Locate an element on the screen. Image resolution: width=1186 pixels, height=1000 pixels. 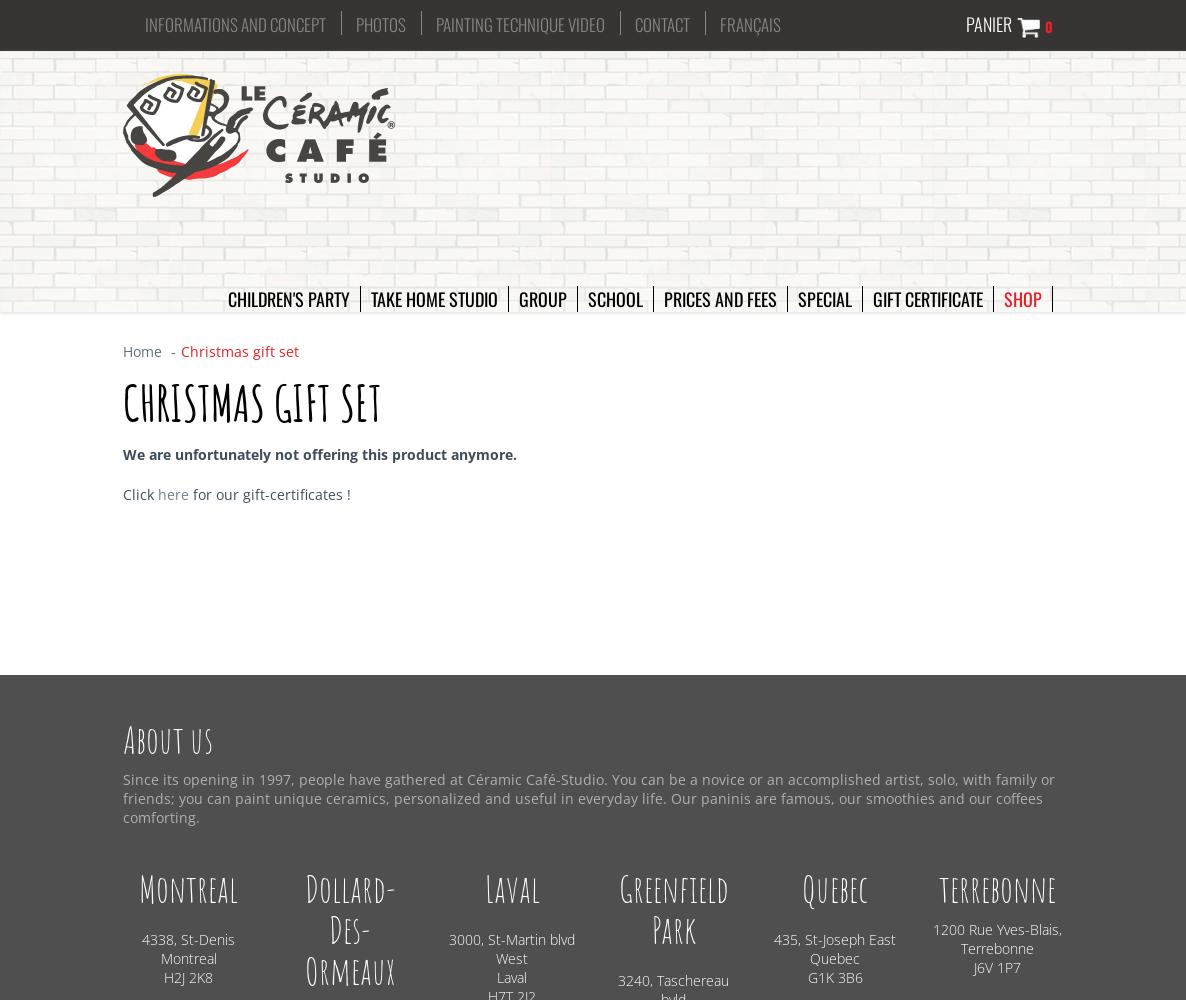
'Greenfield Park' is located at coordinates (673, 909).